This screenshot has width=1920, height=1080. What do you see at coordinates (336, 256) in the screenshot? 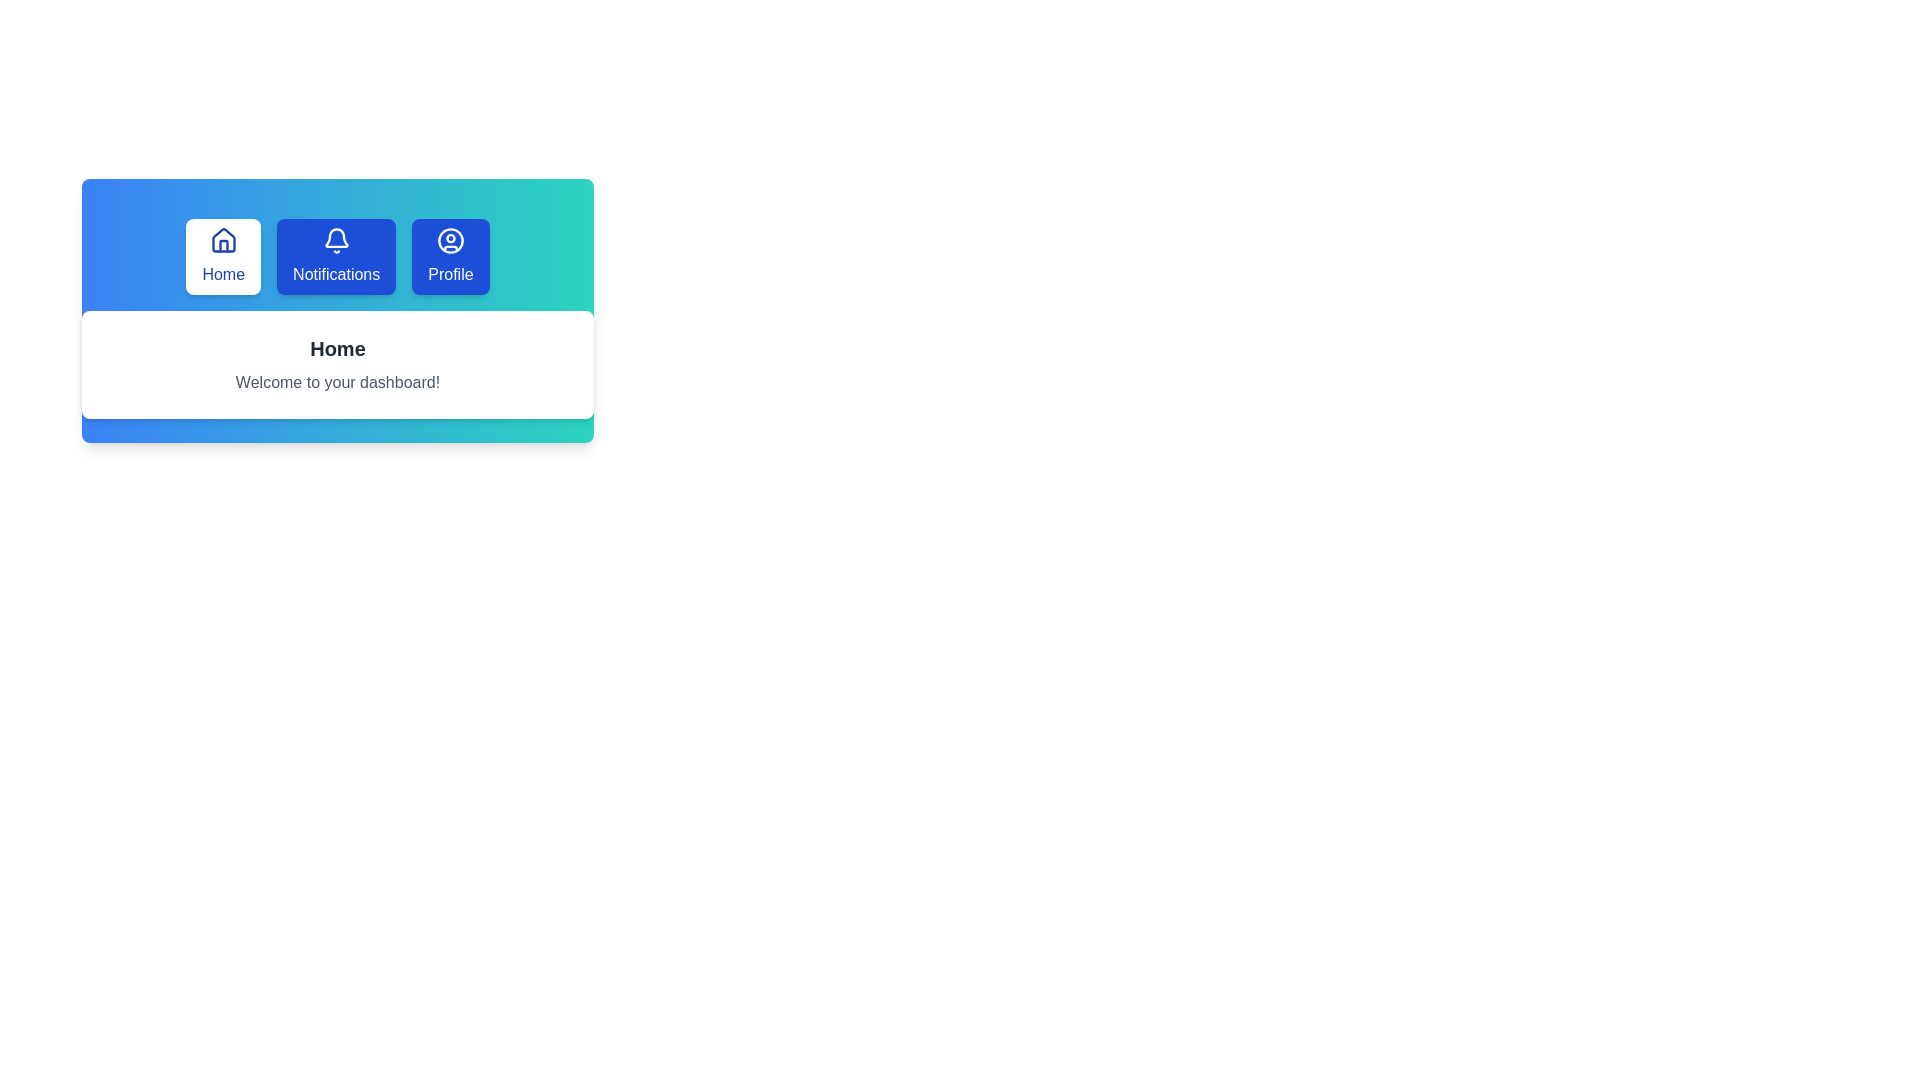
I see `the Notifications tab by clicking its button` at bounding box center [336, 256].